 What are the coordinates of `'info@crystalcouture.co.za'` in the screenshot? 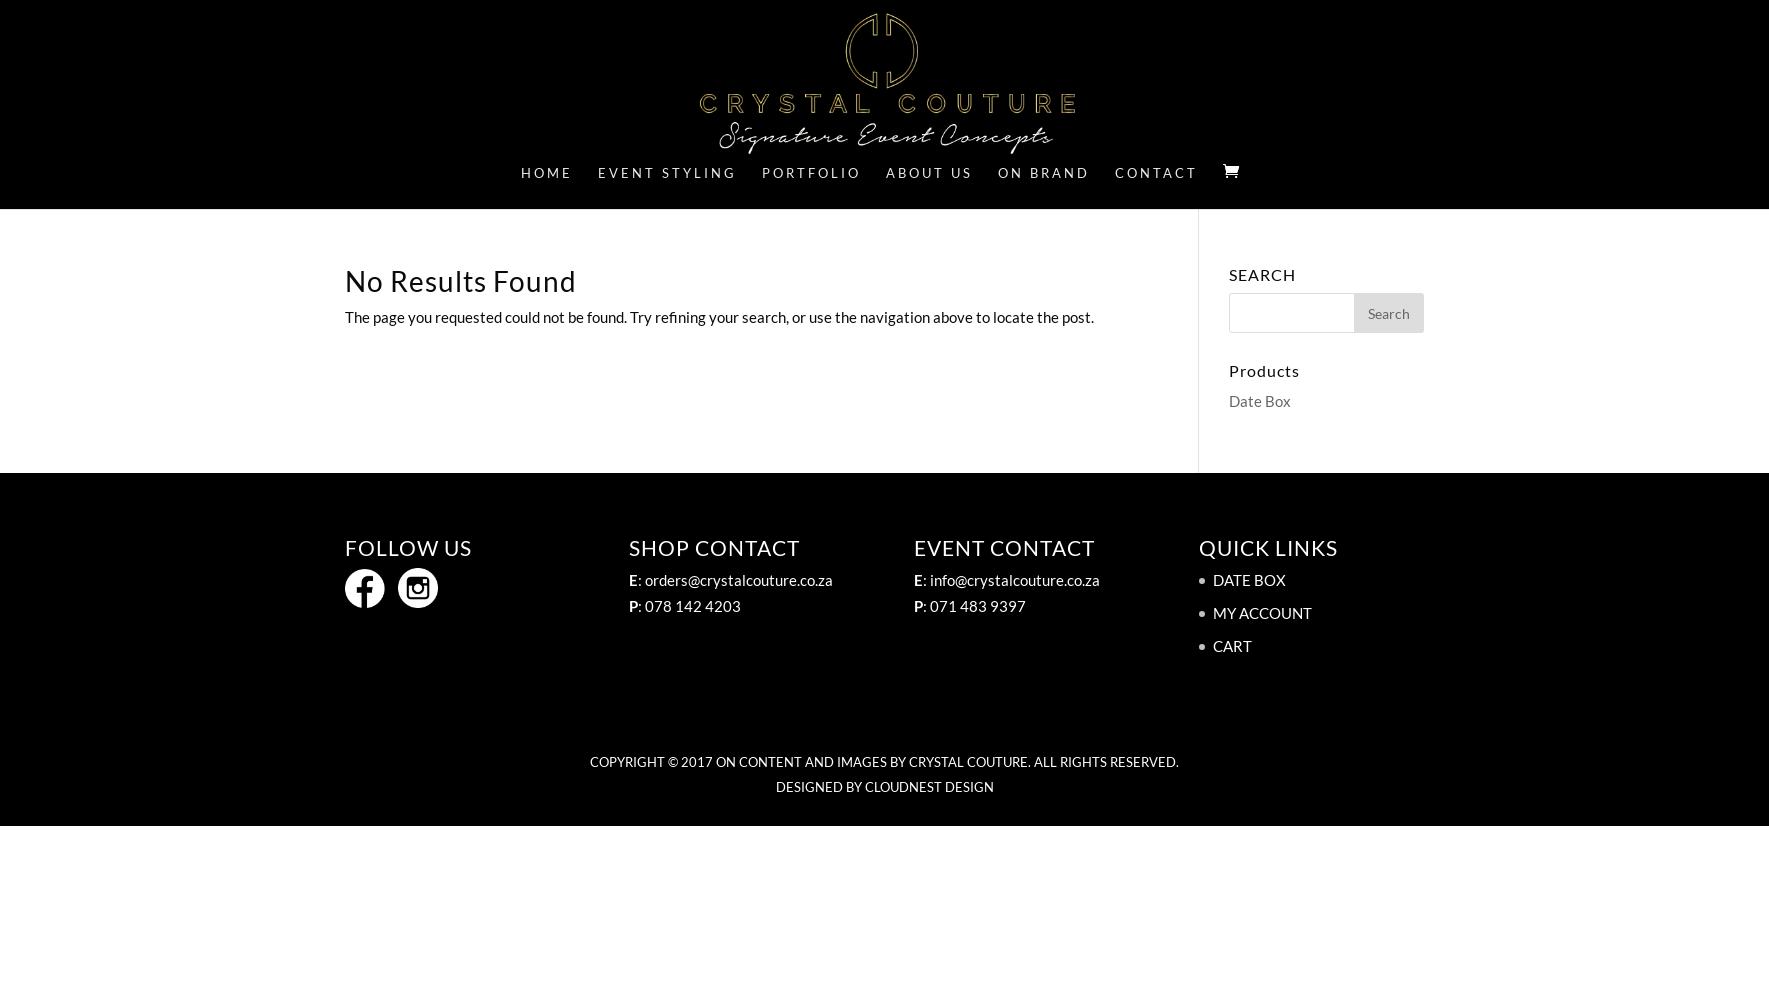 It's located at (1015, 579).